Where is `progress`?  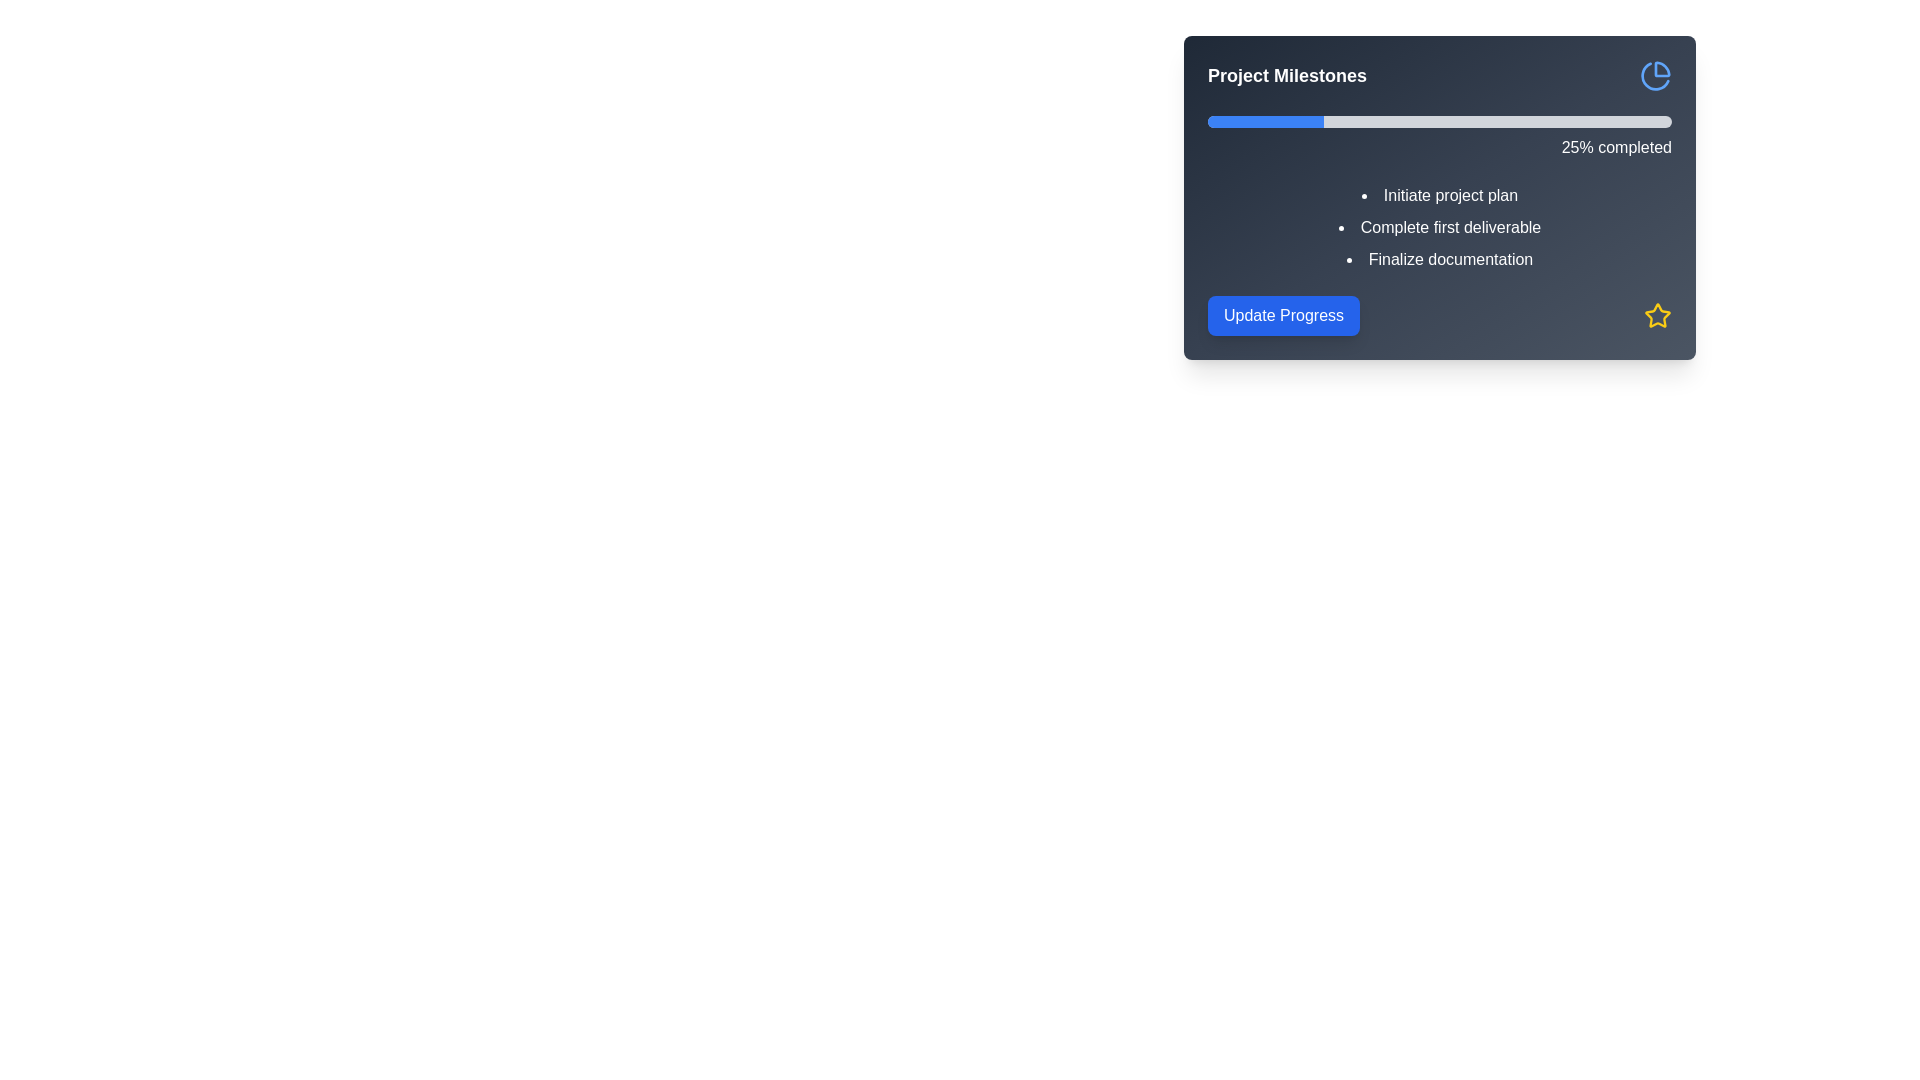
progress is located at coordinates (1308, 122).